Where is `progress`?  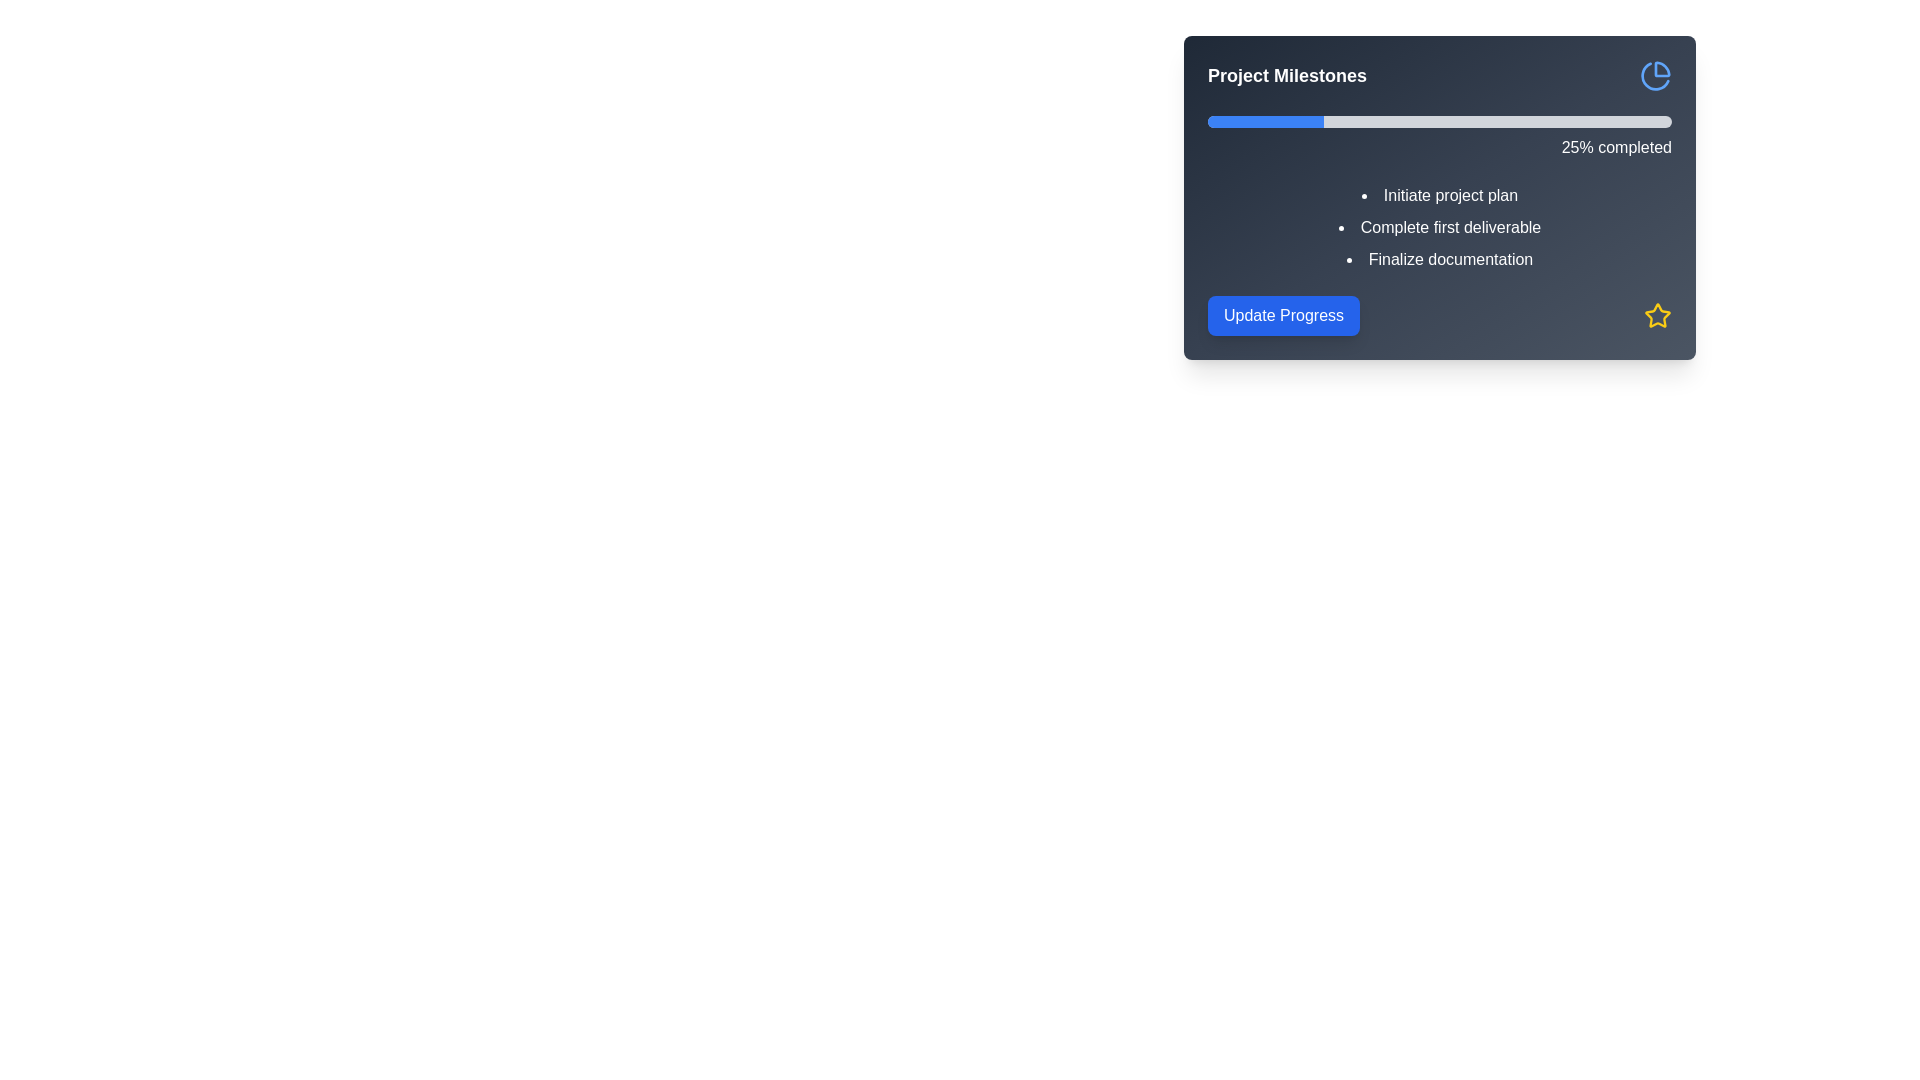
progress is located at coordinates (1308, 122).